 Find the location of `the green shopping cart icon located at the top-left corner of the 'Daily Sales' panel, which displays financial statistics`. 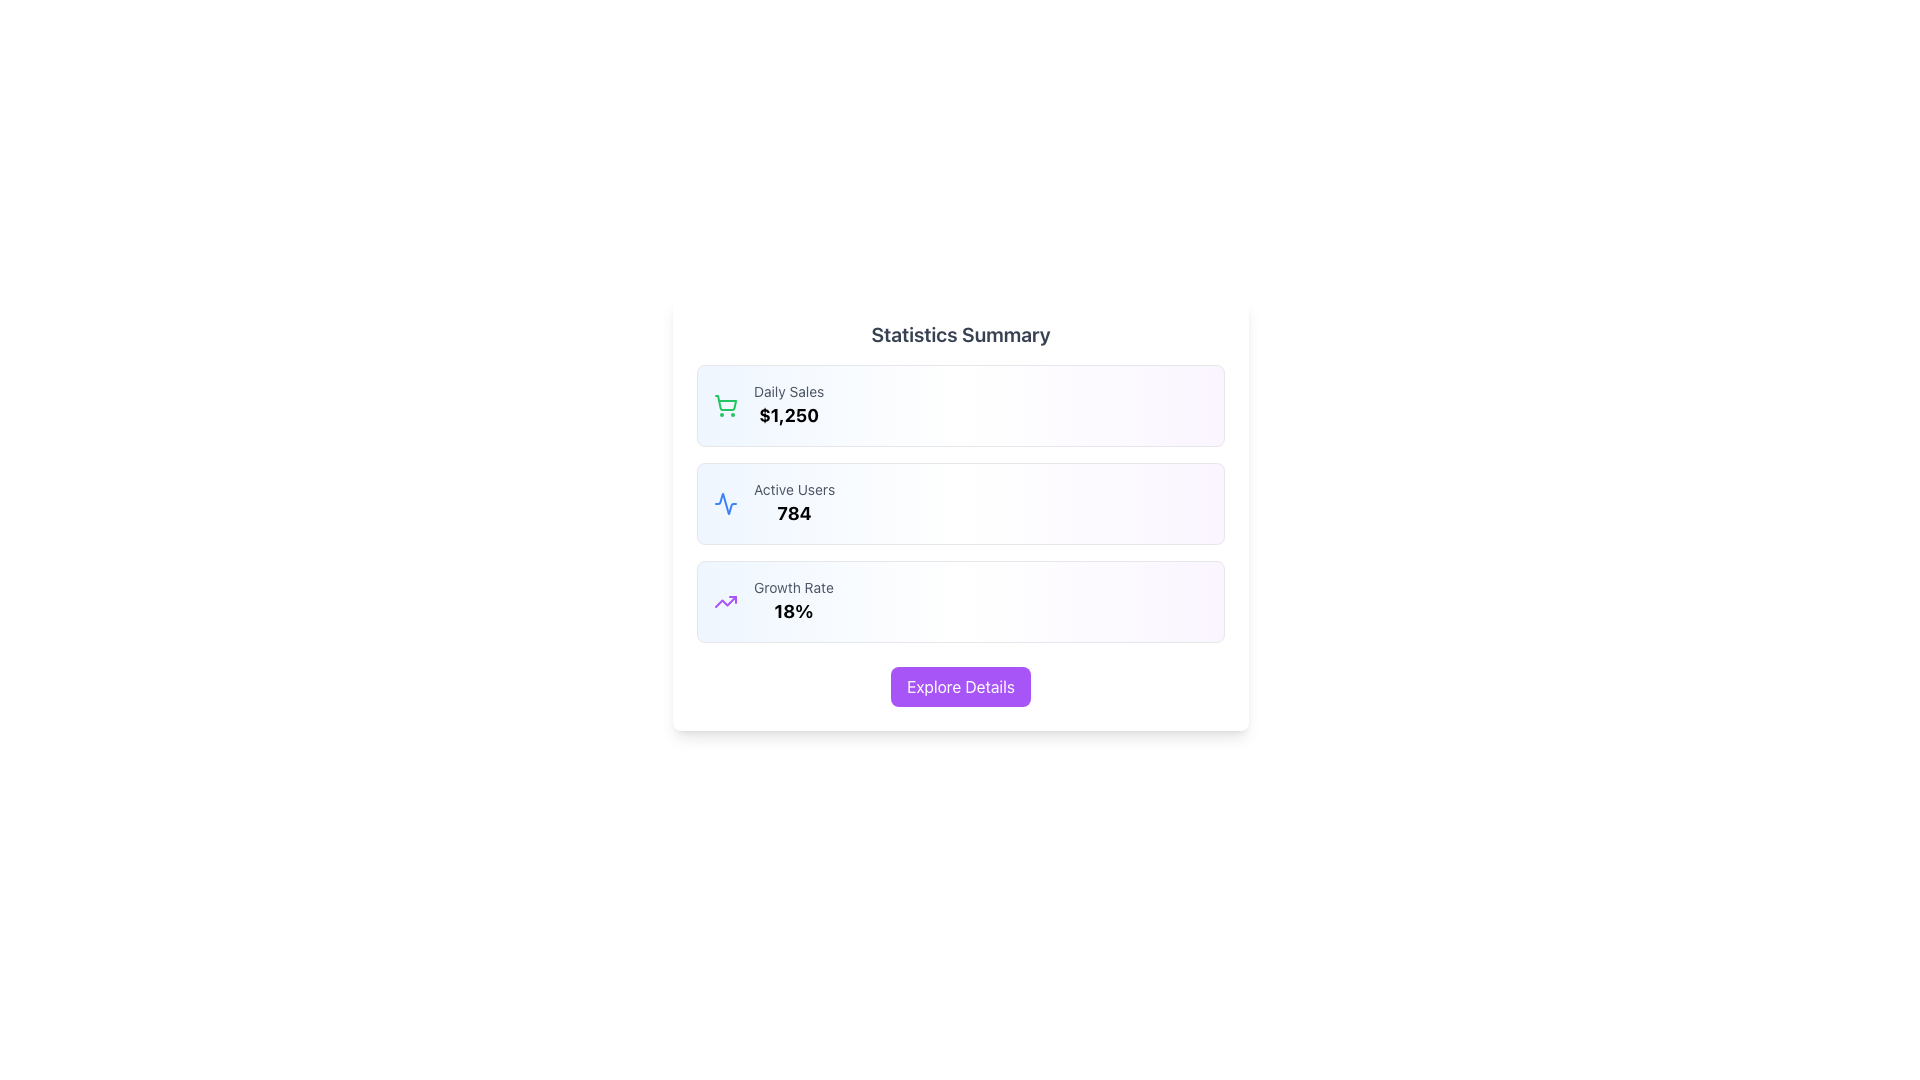

the green shopping cart icon located at the top-left corner of the 'Daily Sales' panel, which displays financial statistics is located at coordinates (724, 405).